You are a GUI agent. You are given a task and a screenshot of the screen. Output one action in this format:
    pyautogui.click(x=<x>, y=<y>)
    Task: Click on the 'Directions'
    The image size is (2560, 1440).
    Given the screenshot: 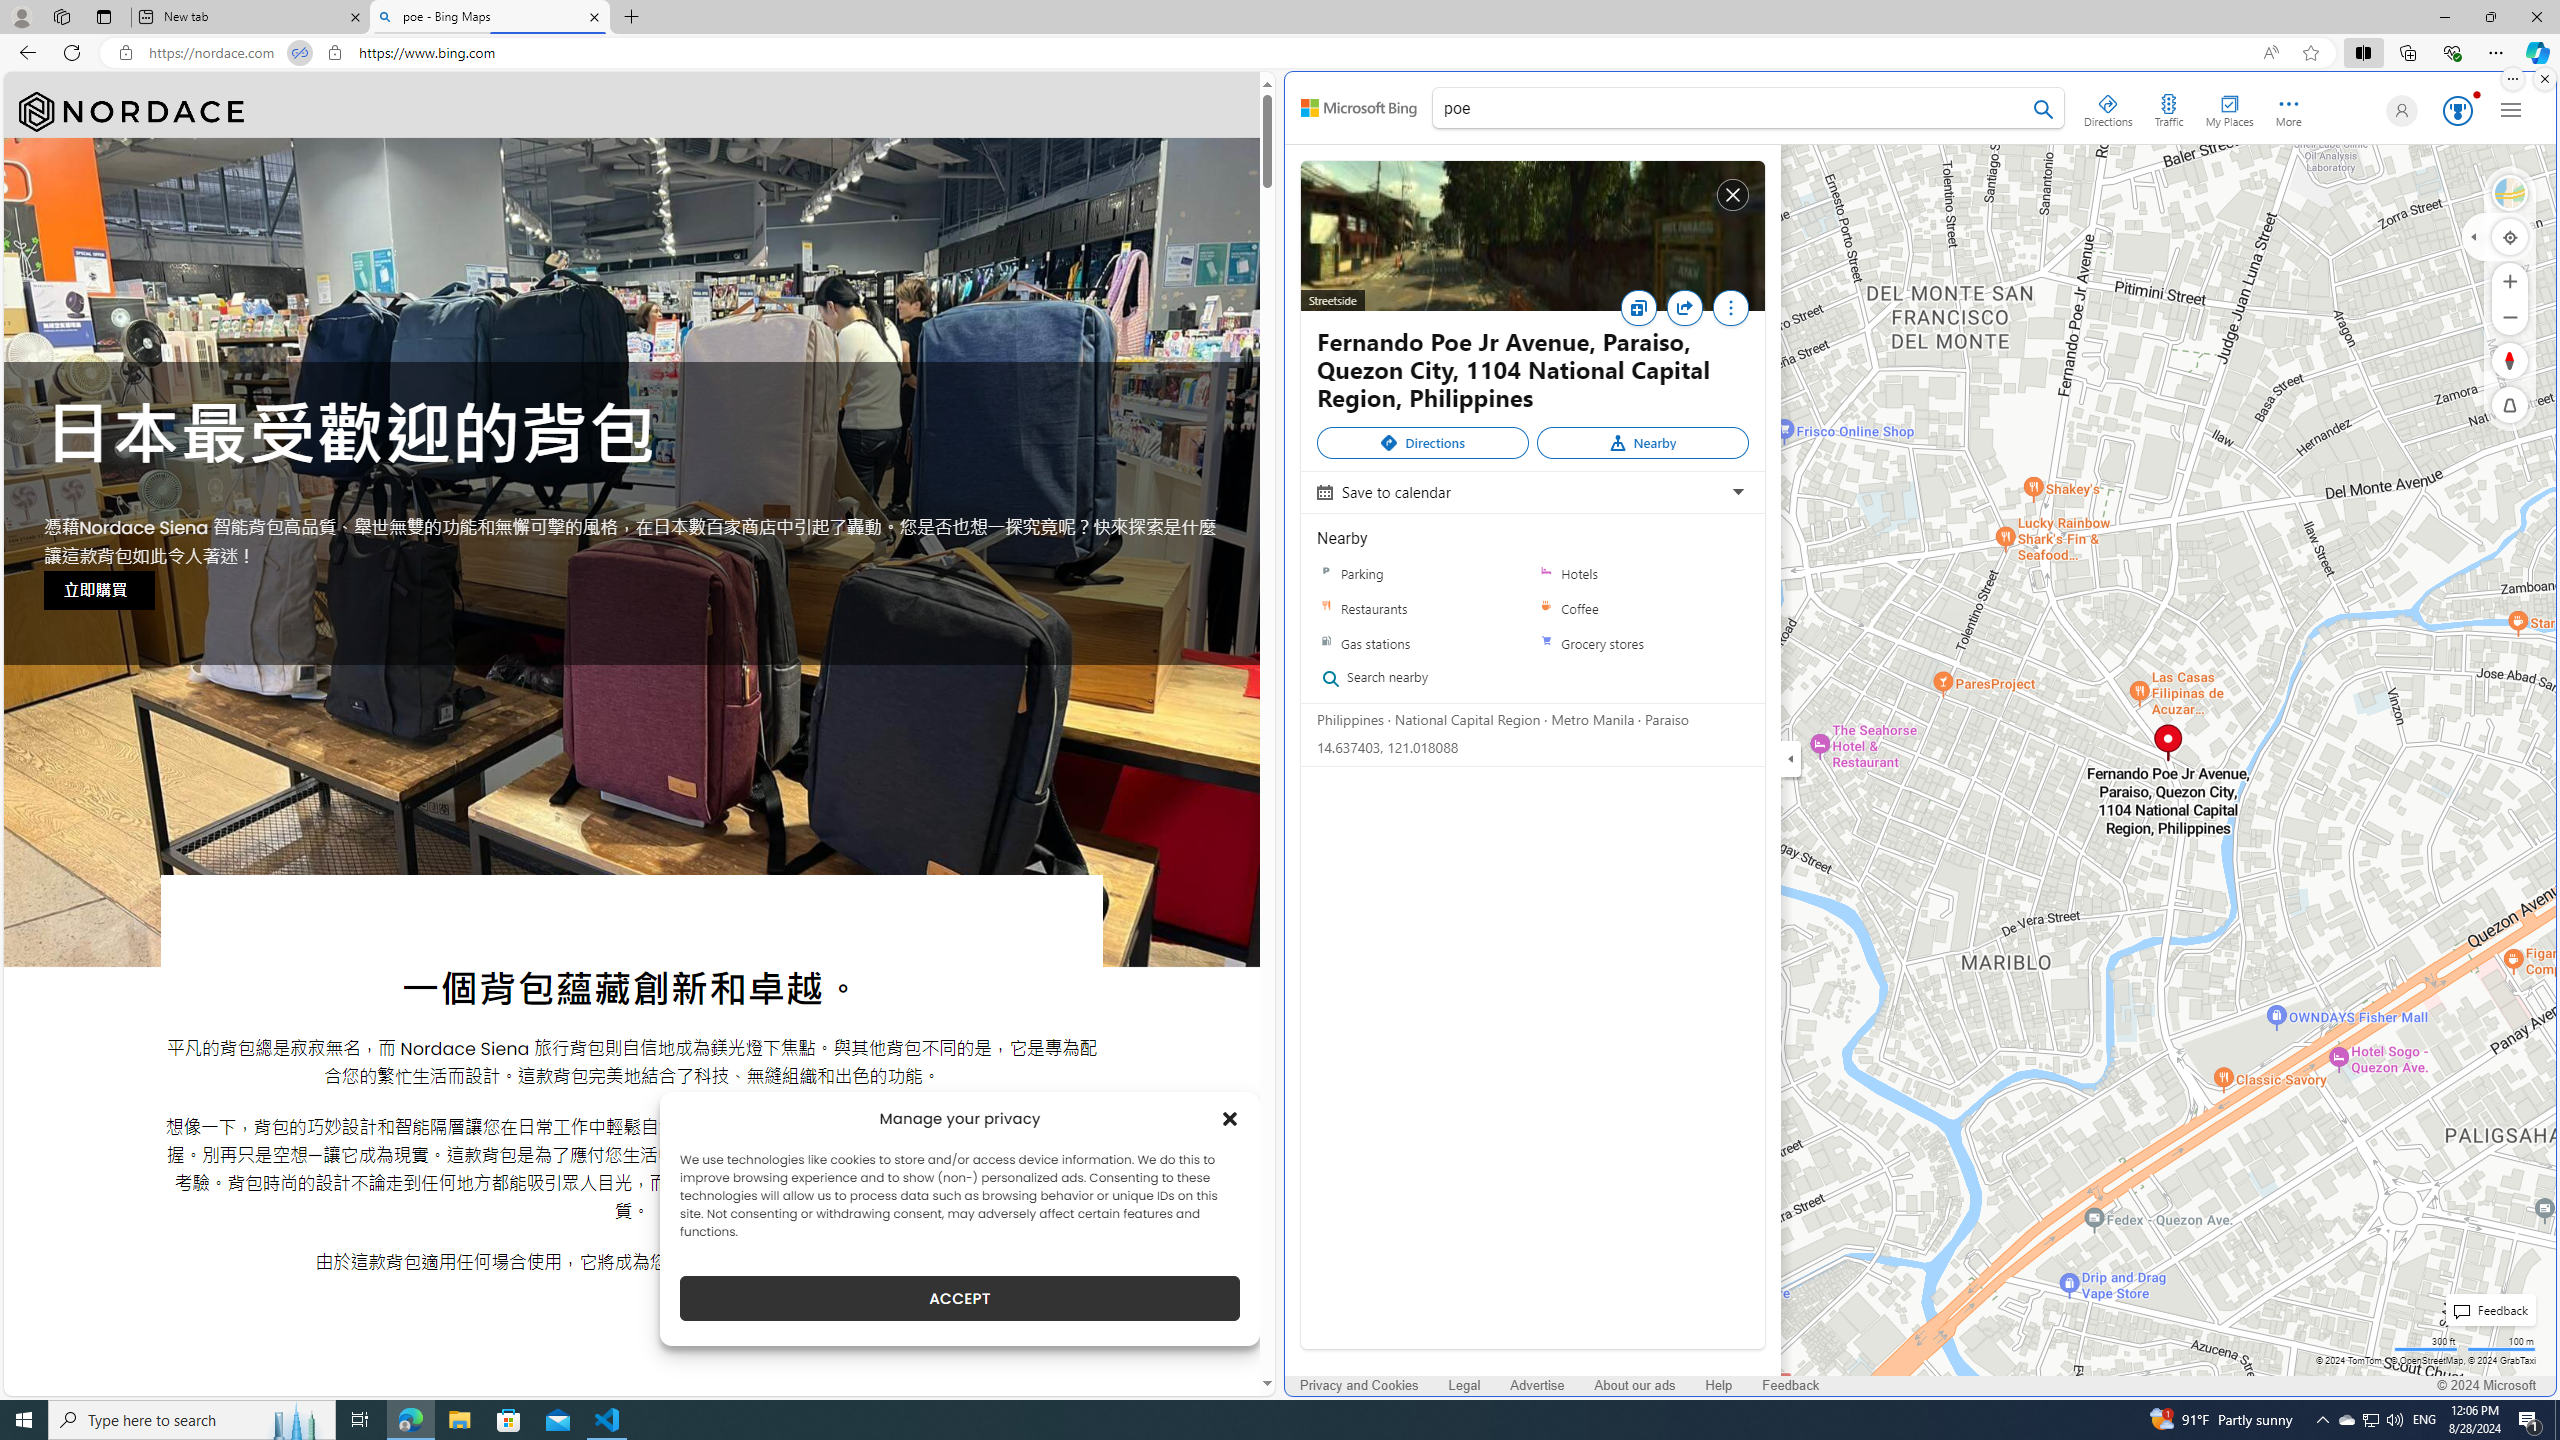 What is the action you would take?
    pyautogui.click(x=1422, y=443)
    